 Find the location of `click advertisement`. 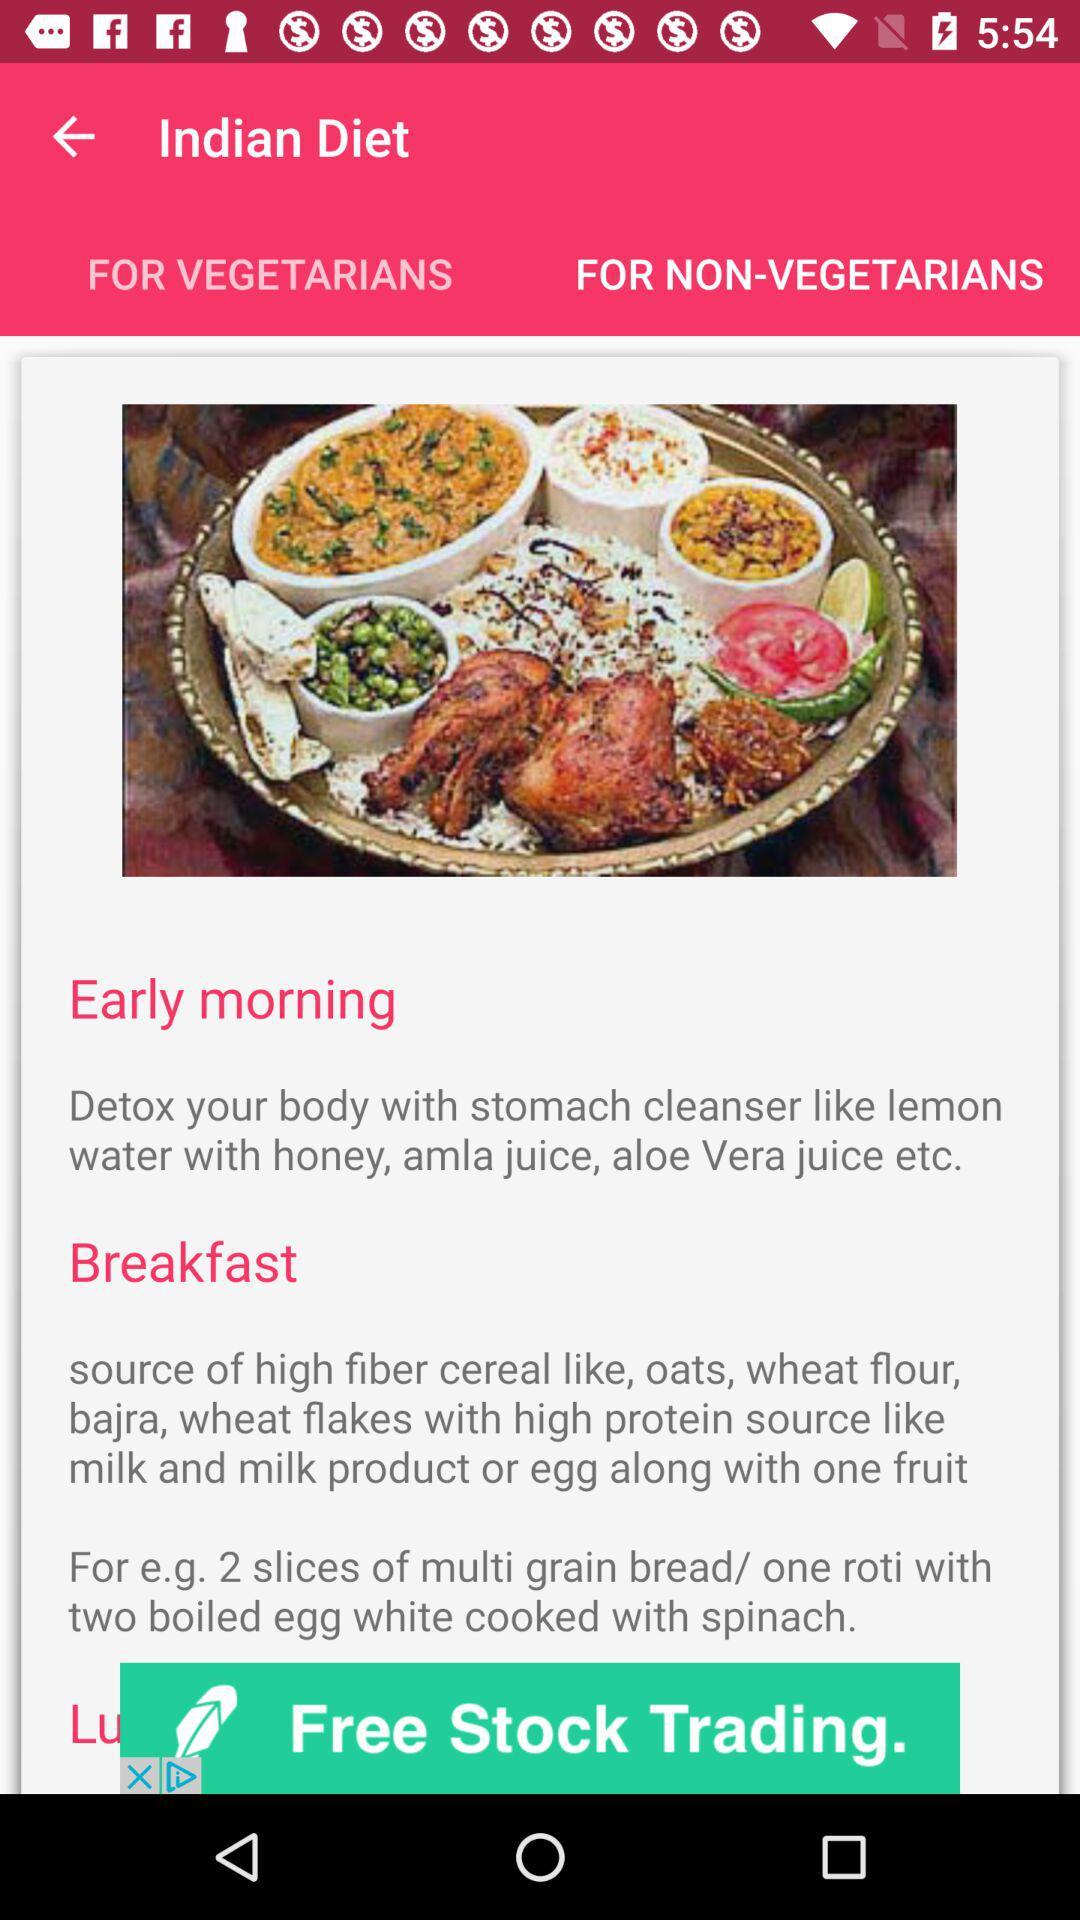

click advertisement is located at coordinates (540, 1727).